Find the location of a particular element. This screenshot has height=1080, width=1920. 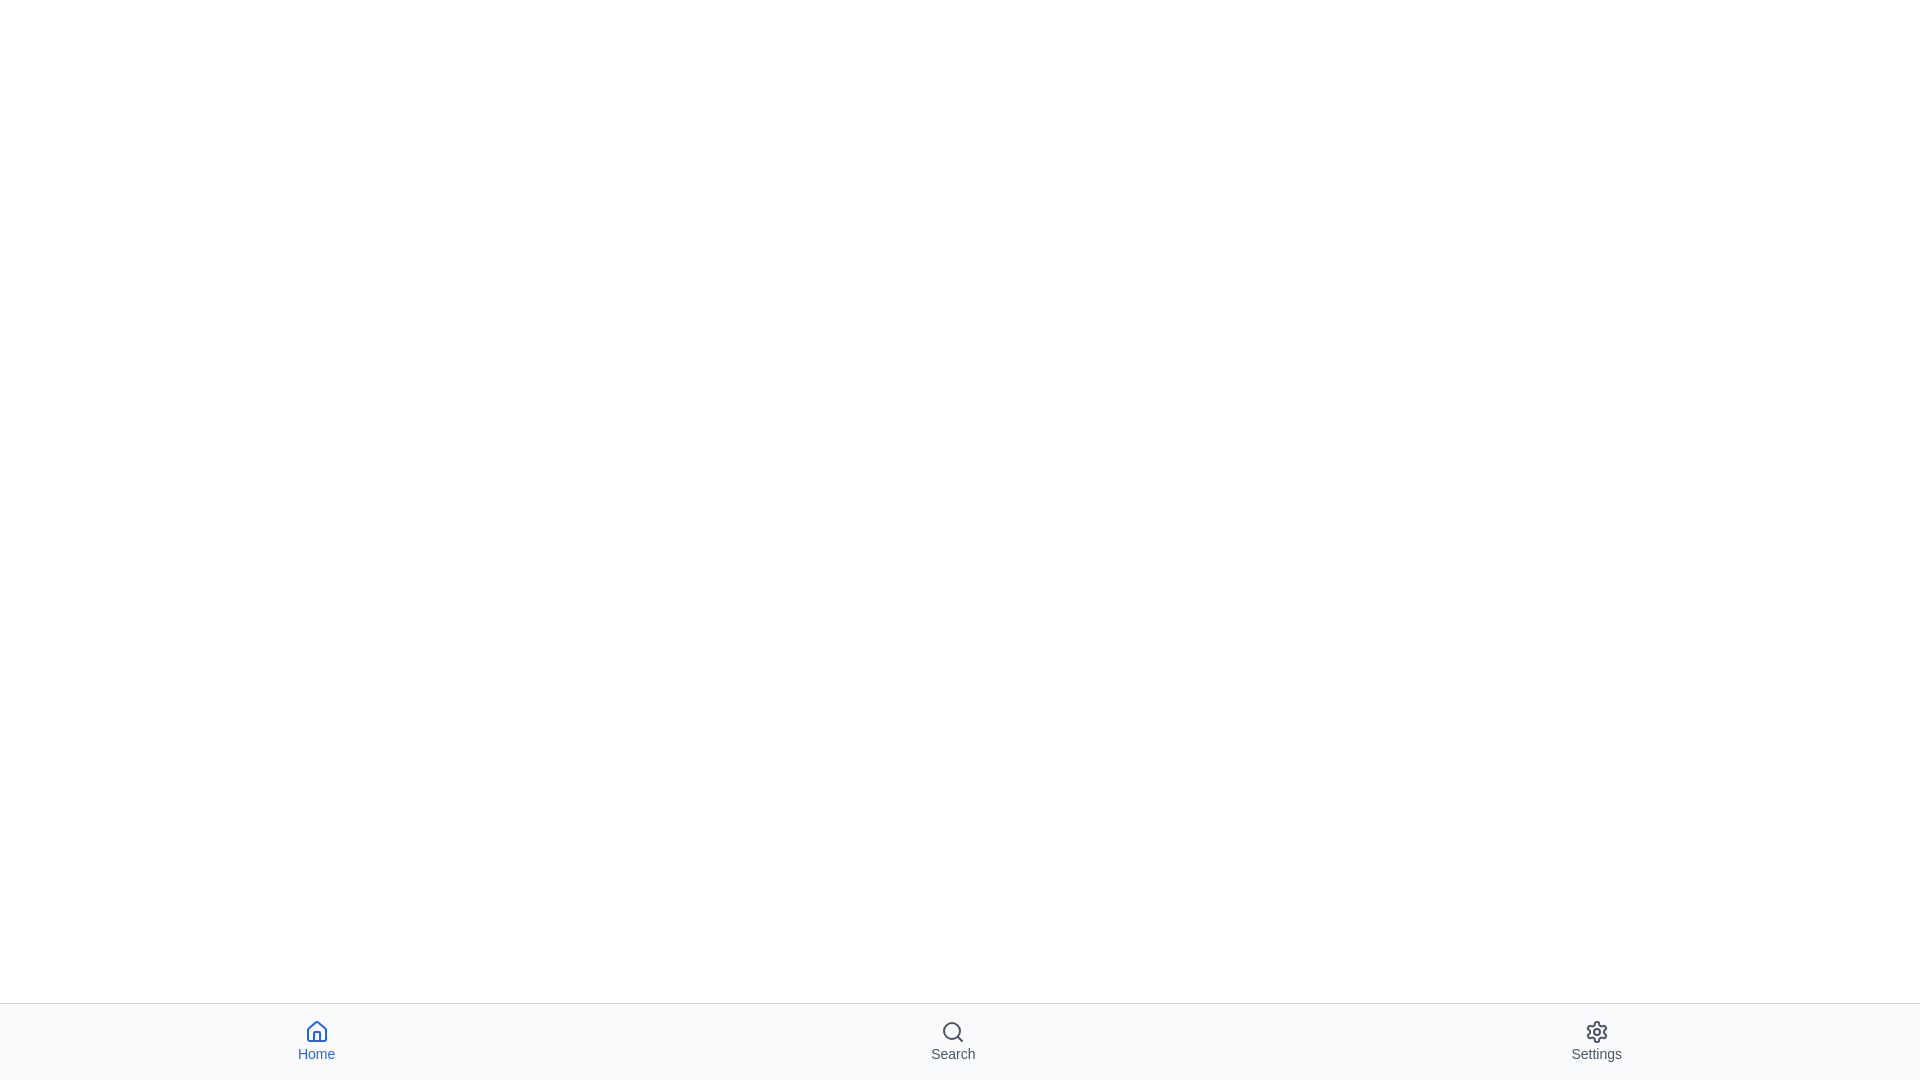

the 'Home' text label, which is styled in blue and located below the house icon in the bottom navigation bar is located at coordinates (315, 1052).